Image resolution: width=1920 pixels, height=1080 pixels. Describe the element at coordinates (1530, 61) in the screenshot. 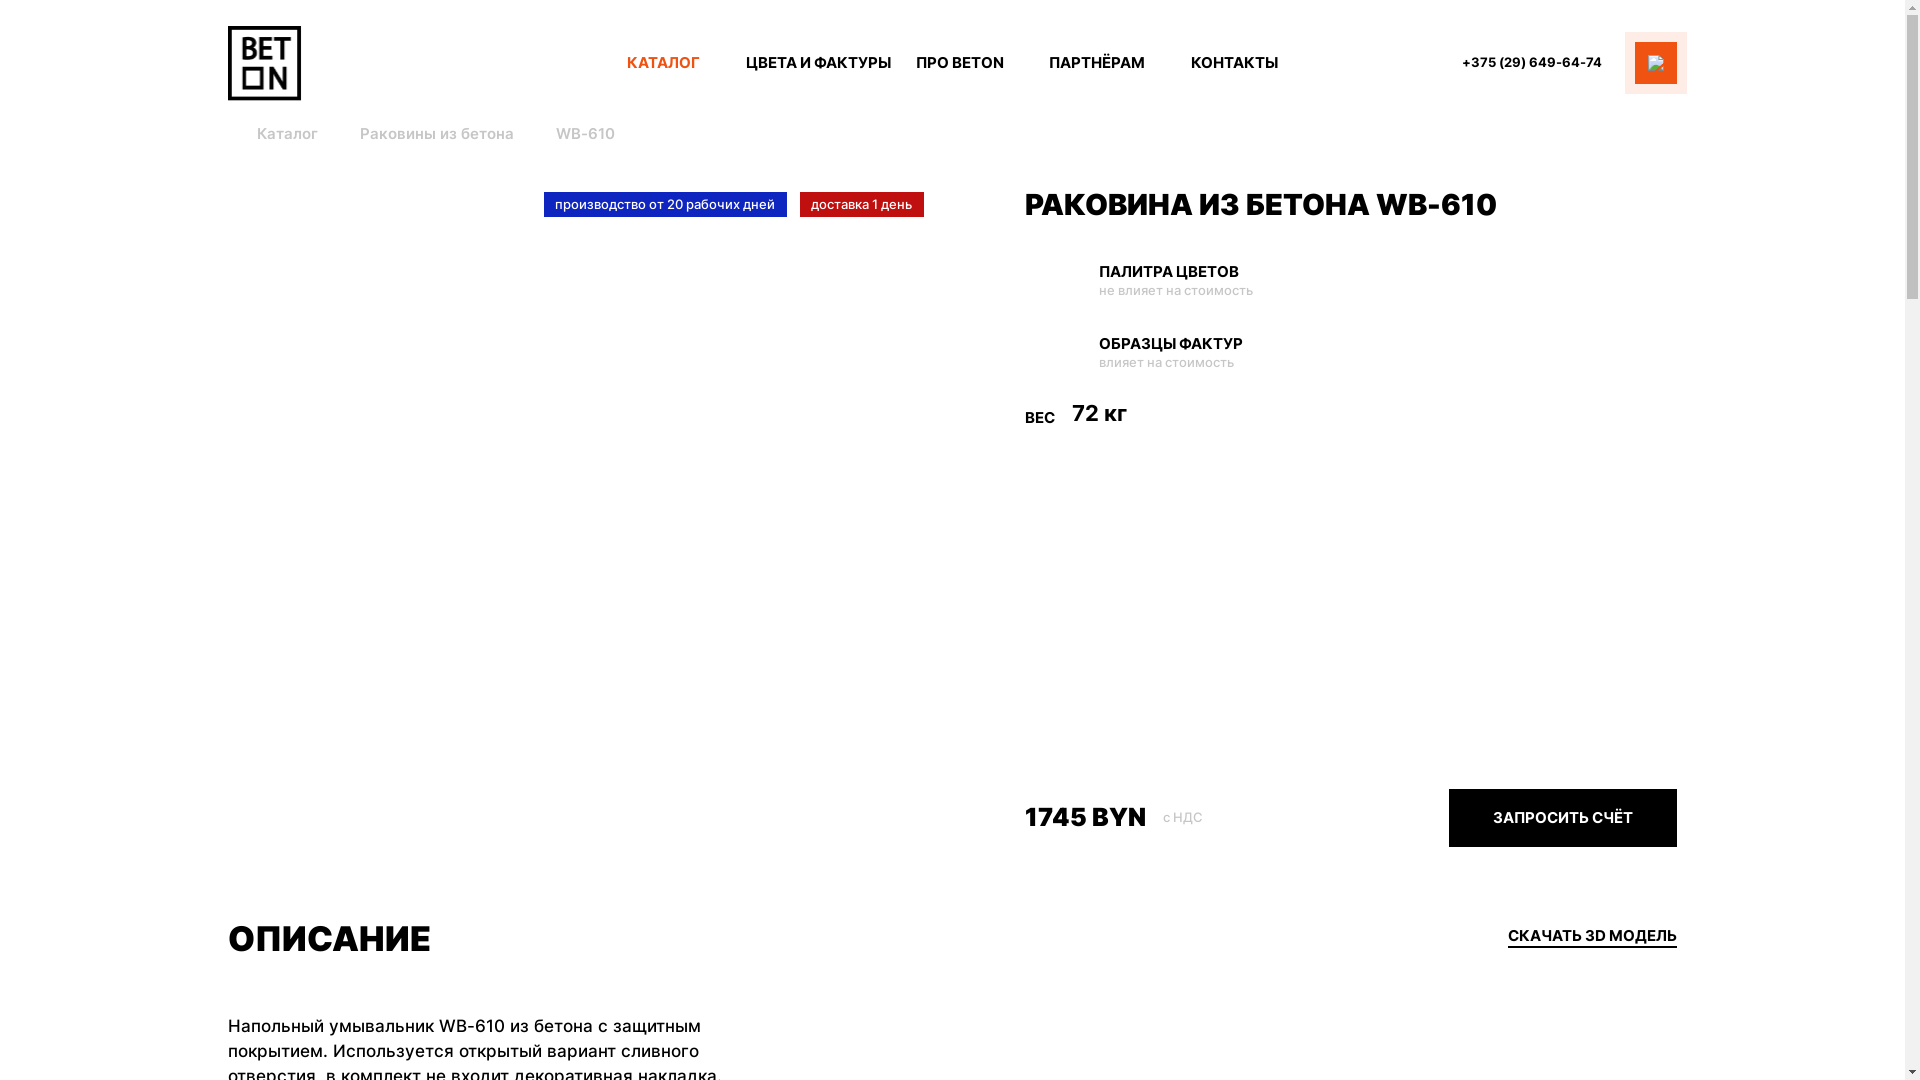

I see `'+375 (29) 649-64-74'` at that location.